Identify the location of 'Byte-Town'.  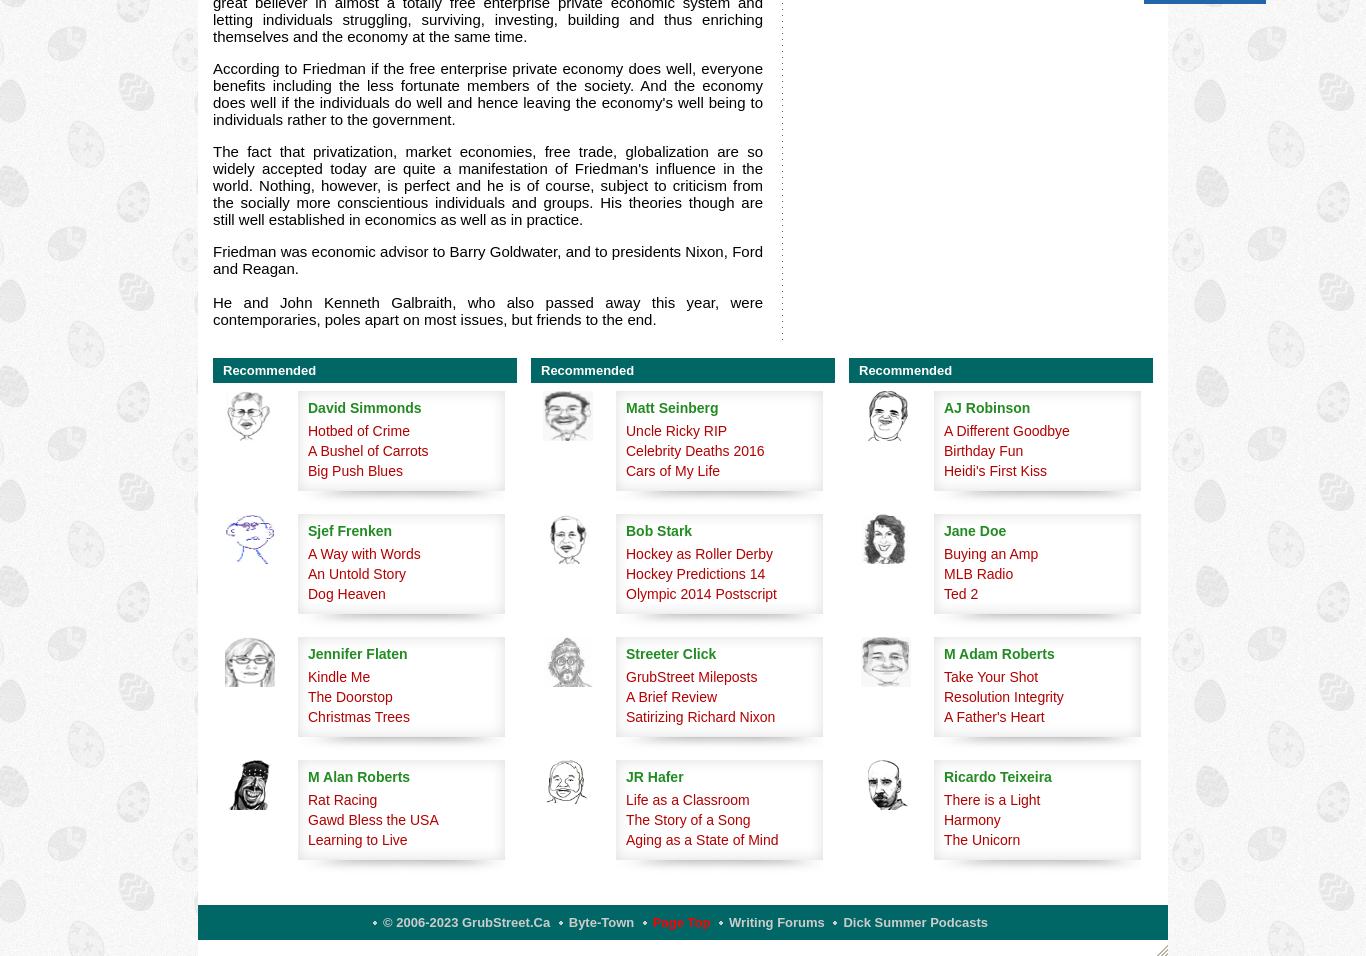
(600, 922).